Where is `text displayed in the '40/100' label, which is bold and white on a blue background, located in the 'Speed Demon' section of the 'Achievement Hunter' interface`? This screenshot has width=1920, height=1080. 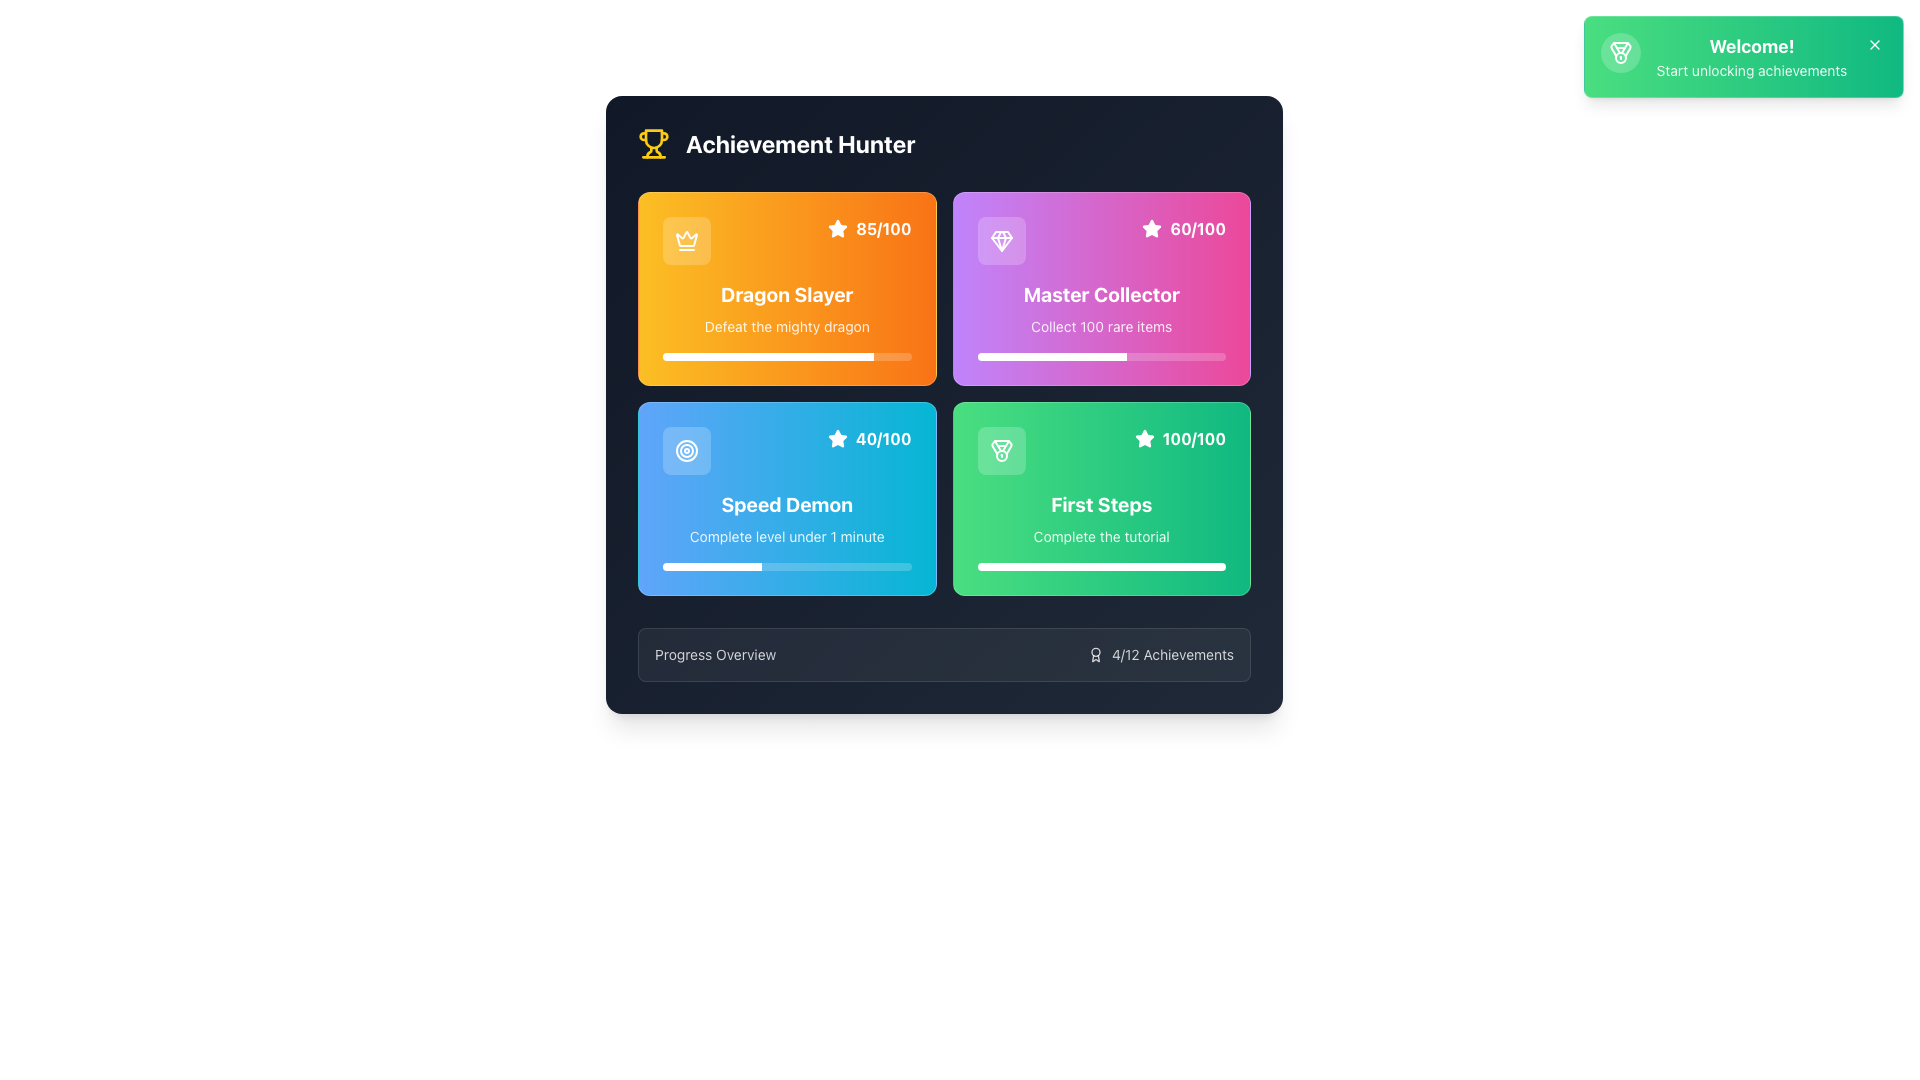 text displayed in the '40/100' label, which is bold and white on a blue background, located in the 'Speed Demon' section of the 'Achievement Hunter' interface is located at coordinates (882, 438).